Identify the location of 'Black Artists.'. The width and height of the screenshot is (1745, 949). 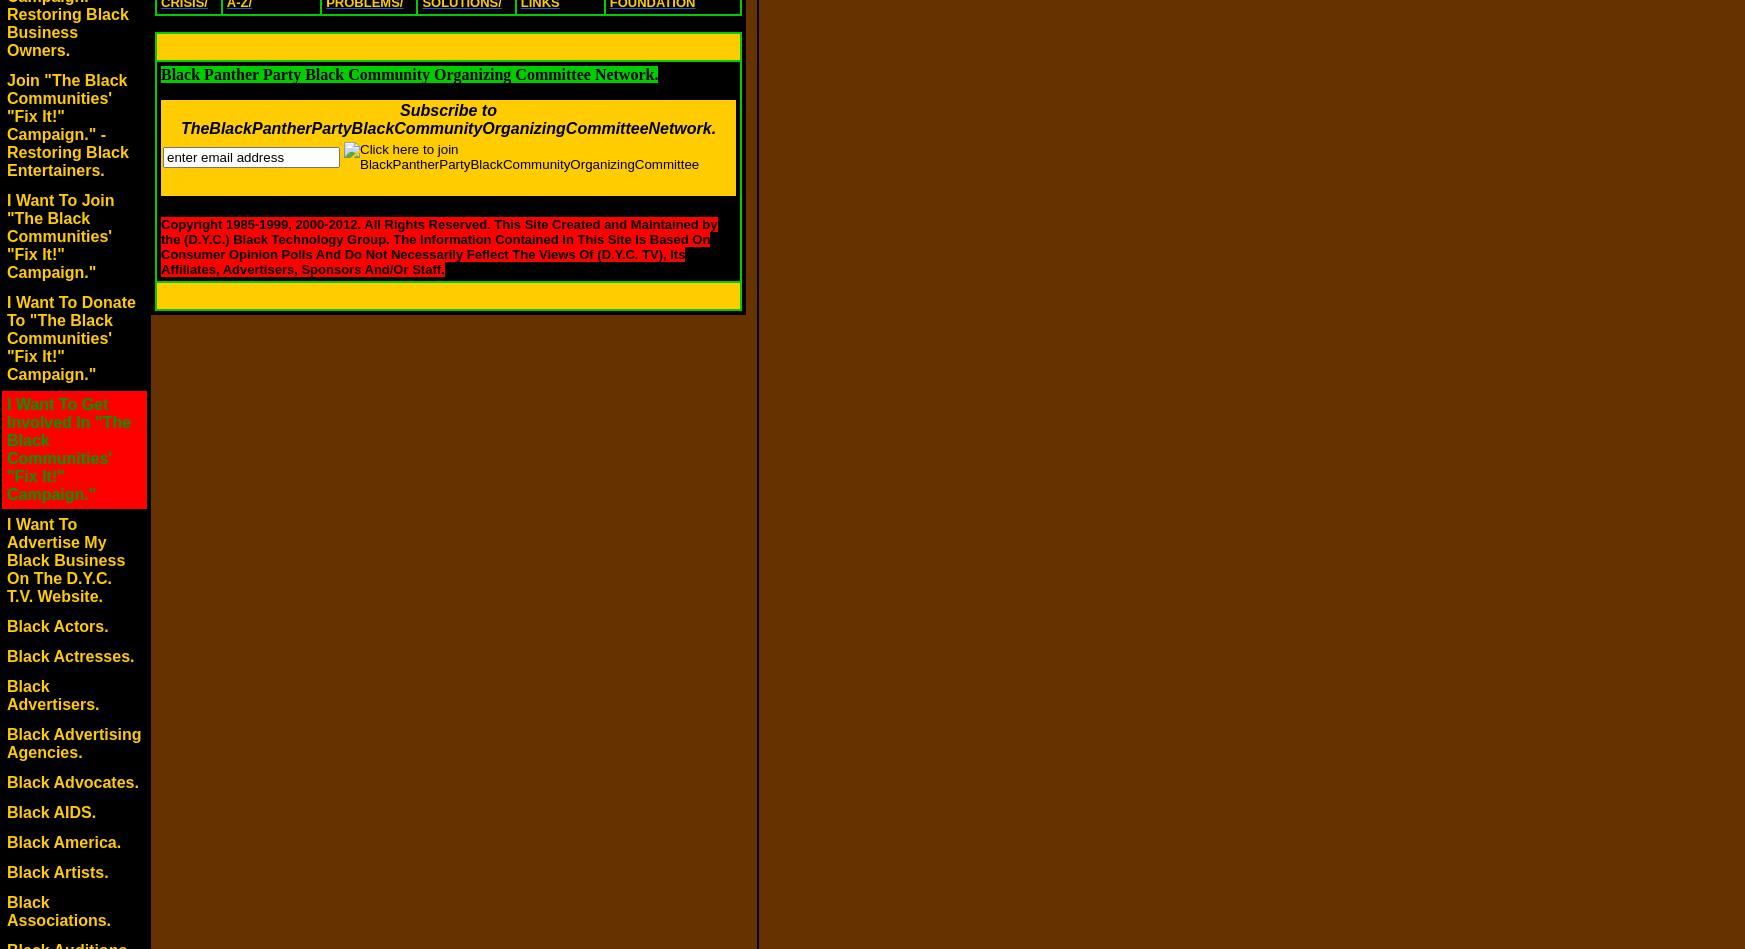
(56, 871).